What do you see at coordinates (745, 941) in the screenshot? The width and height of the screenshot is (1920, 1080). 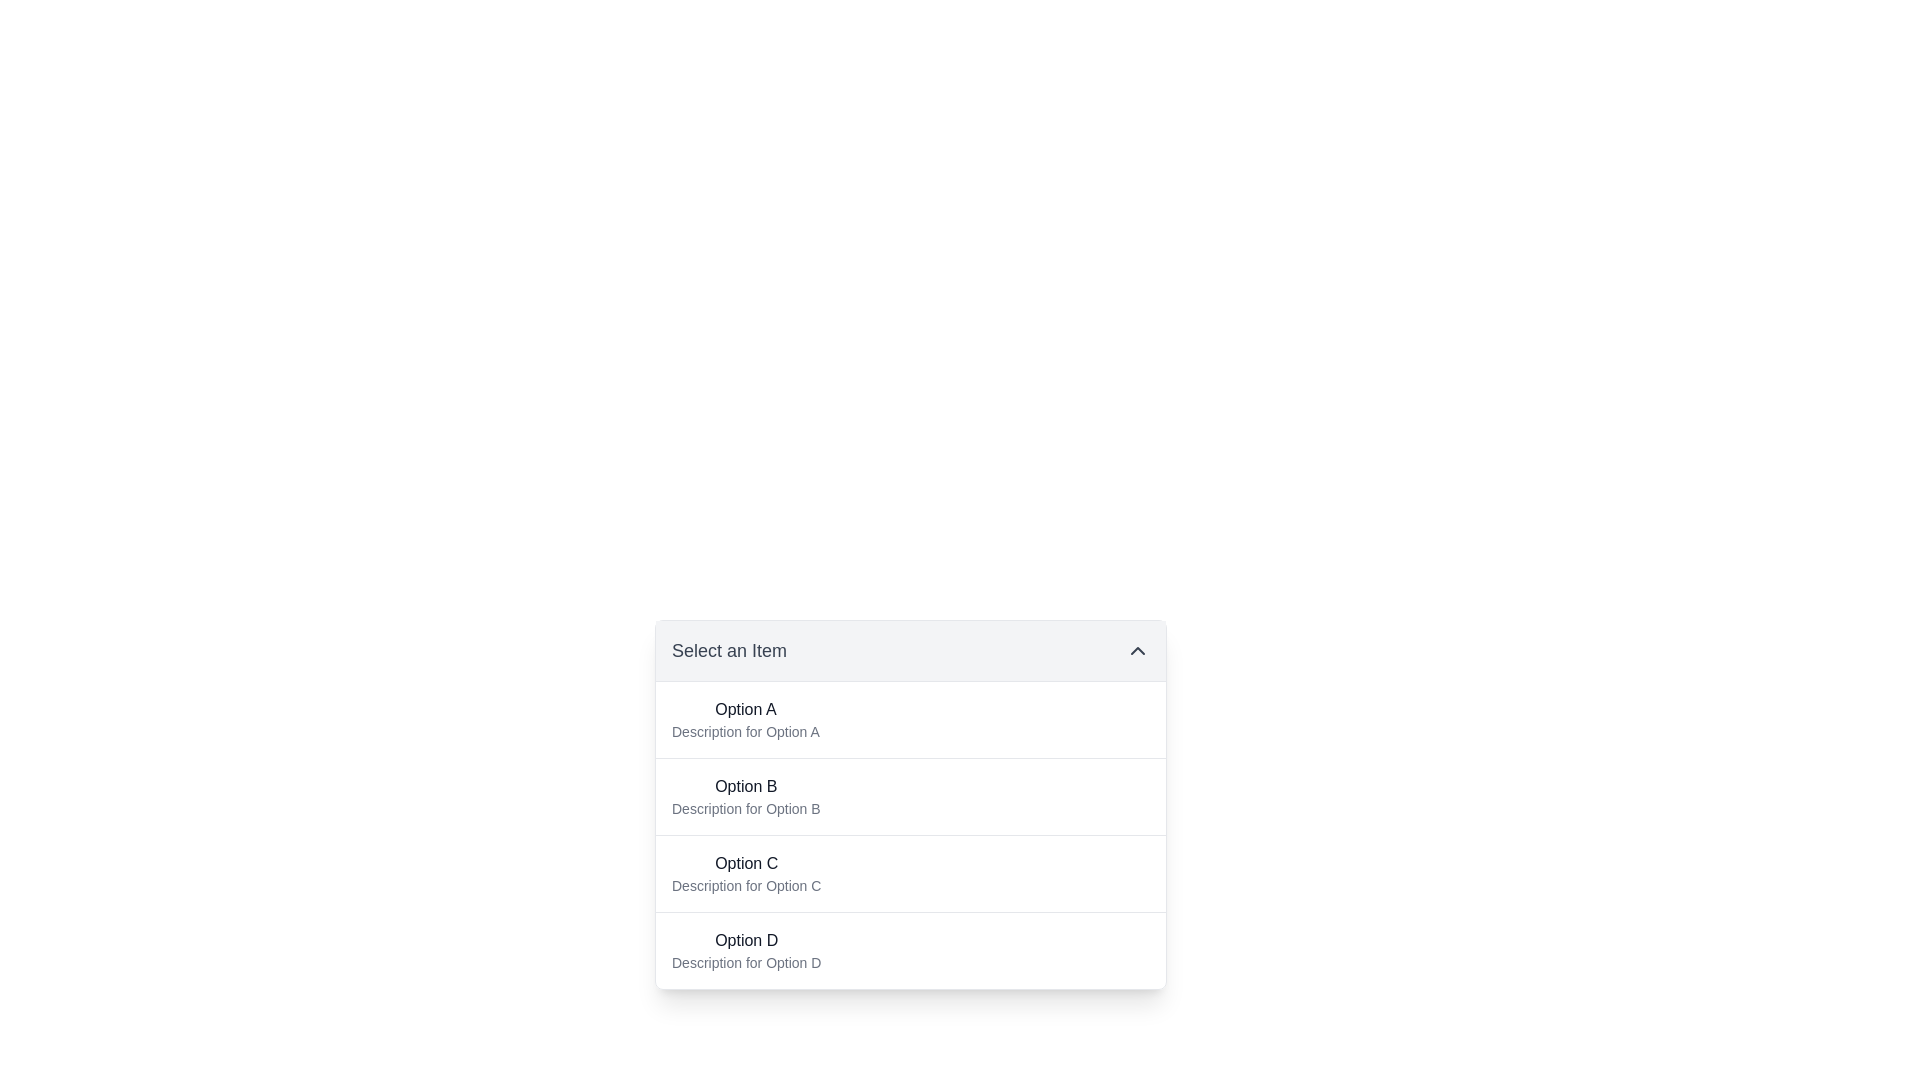 I see `the label containing the text 'Option D', which is formatted in medium-weight dark gray font and is located at the bottom-most position of the selection menu` at bounding box center [745, 941].